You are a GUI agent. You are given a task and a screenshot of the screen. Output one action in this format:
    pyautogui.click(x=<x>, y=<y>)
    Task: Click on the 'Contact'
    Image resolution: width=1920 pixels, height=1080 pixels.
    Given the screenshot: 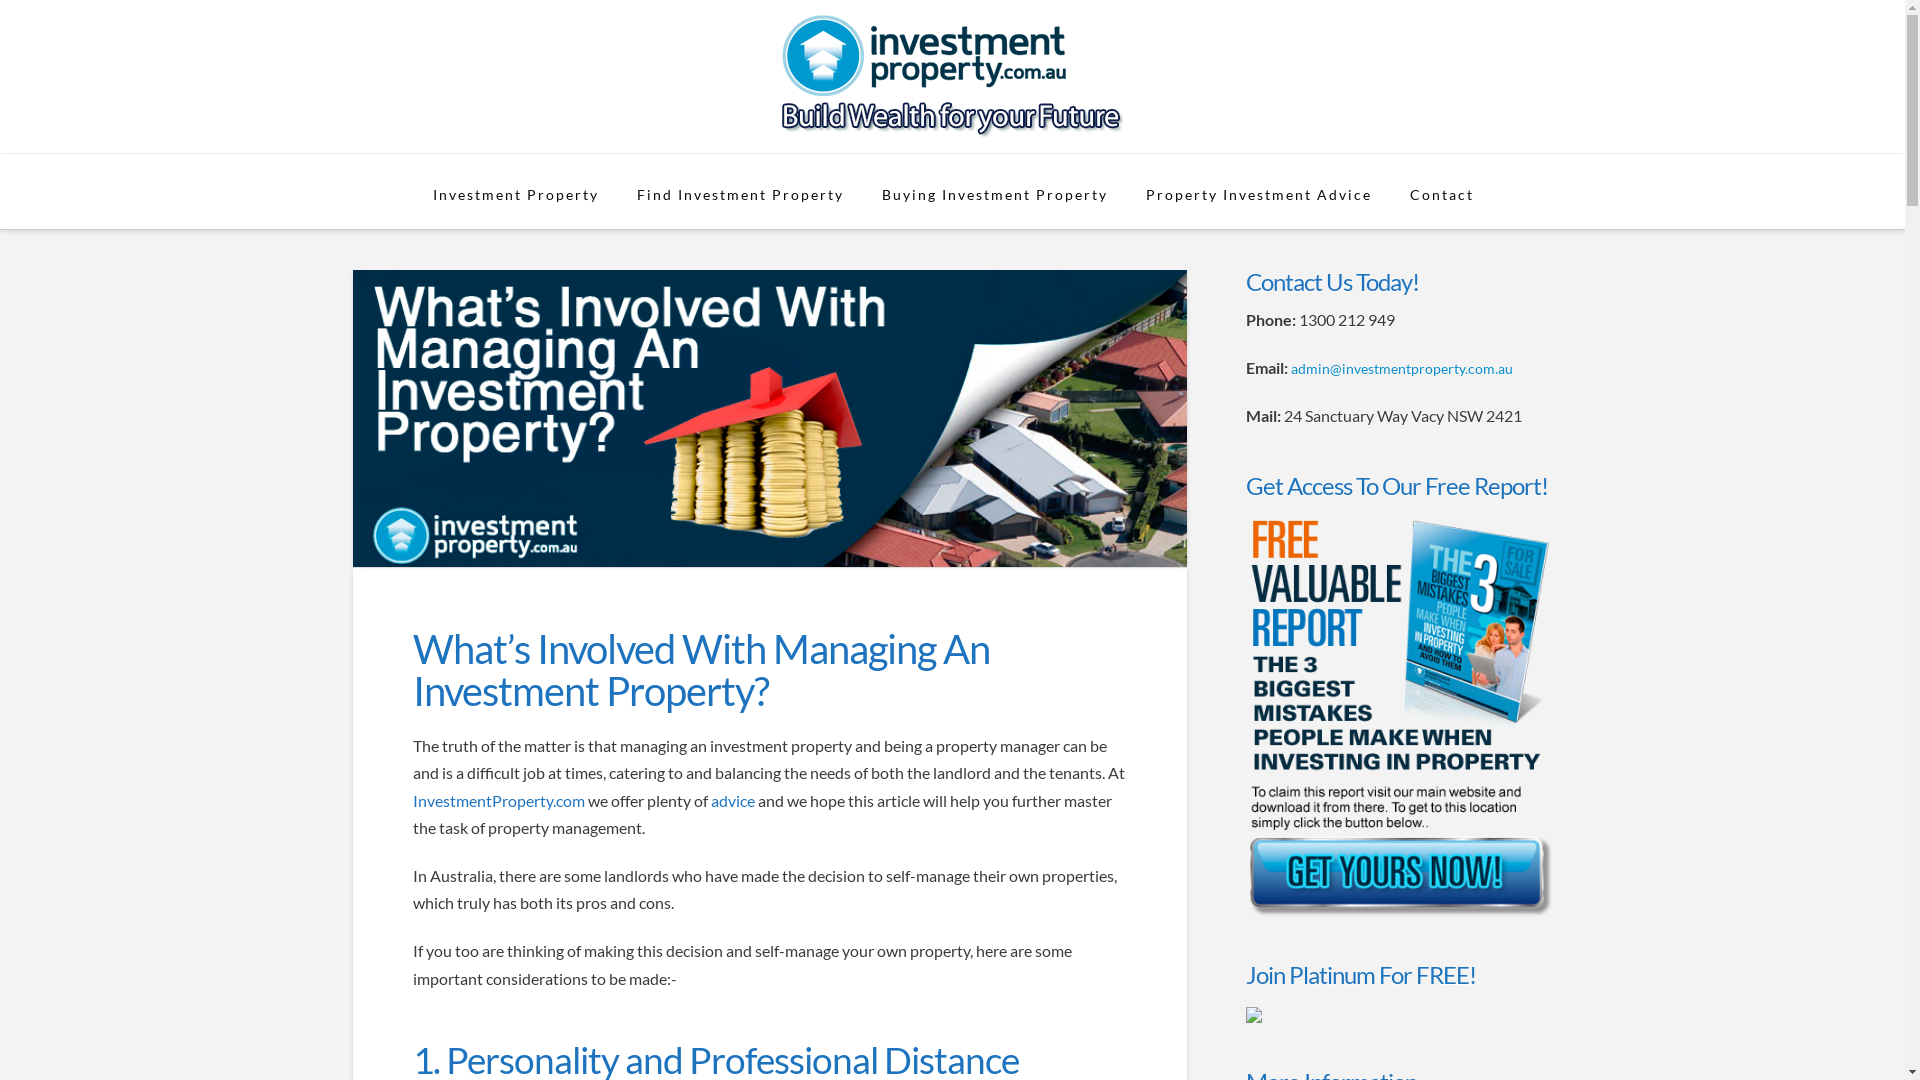 What is the action you would take?
    pyautogui.click(x=1440, y=191)
    